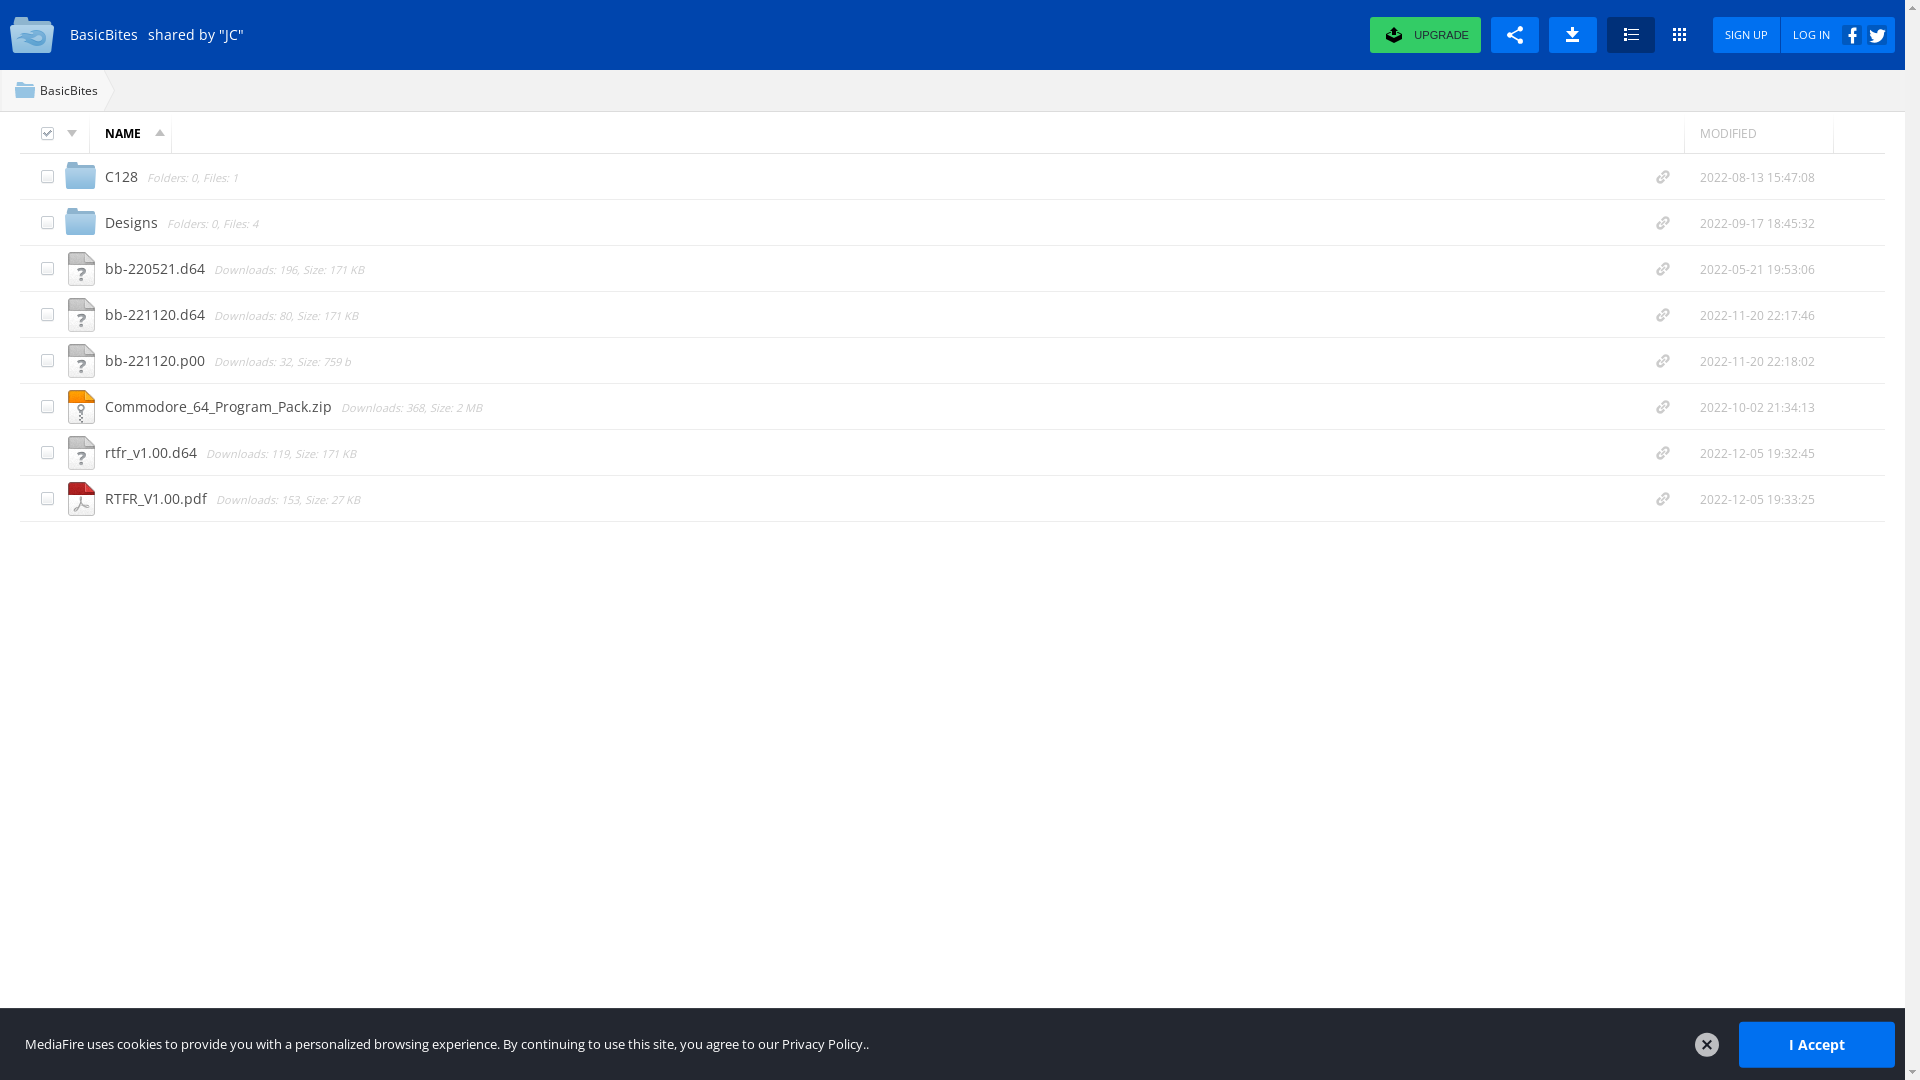 The width and height of the screenshot is (1920, 1080). I want to click on 'RTFR_V1.00.pdf', so click(104, 496).